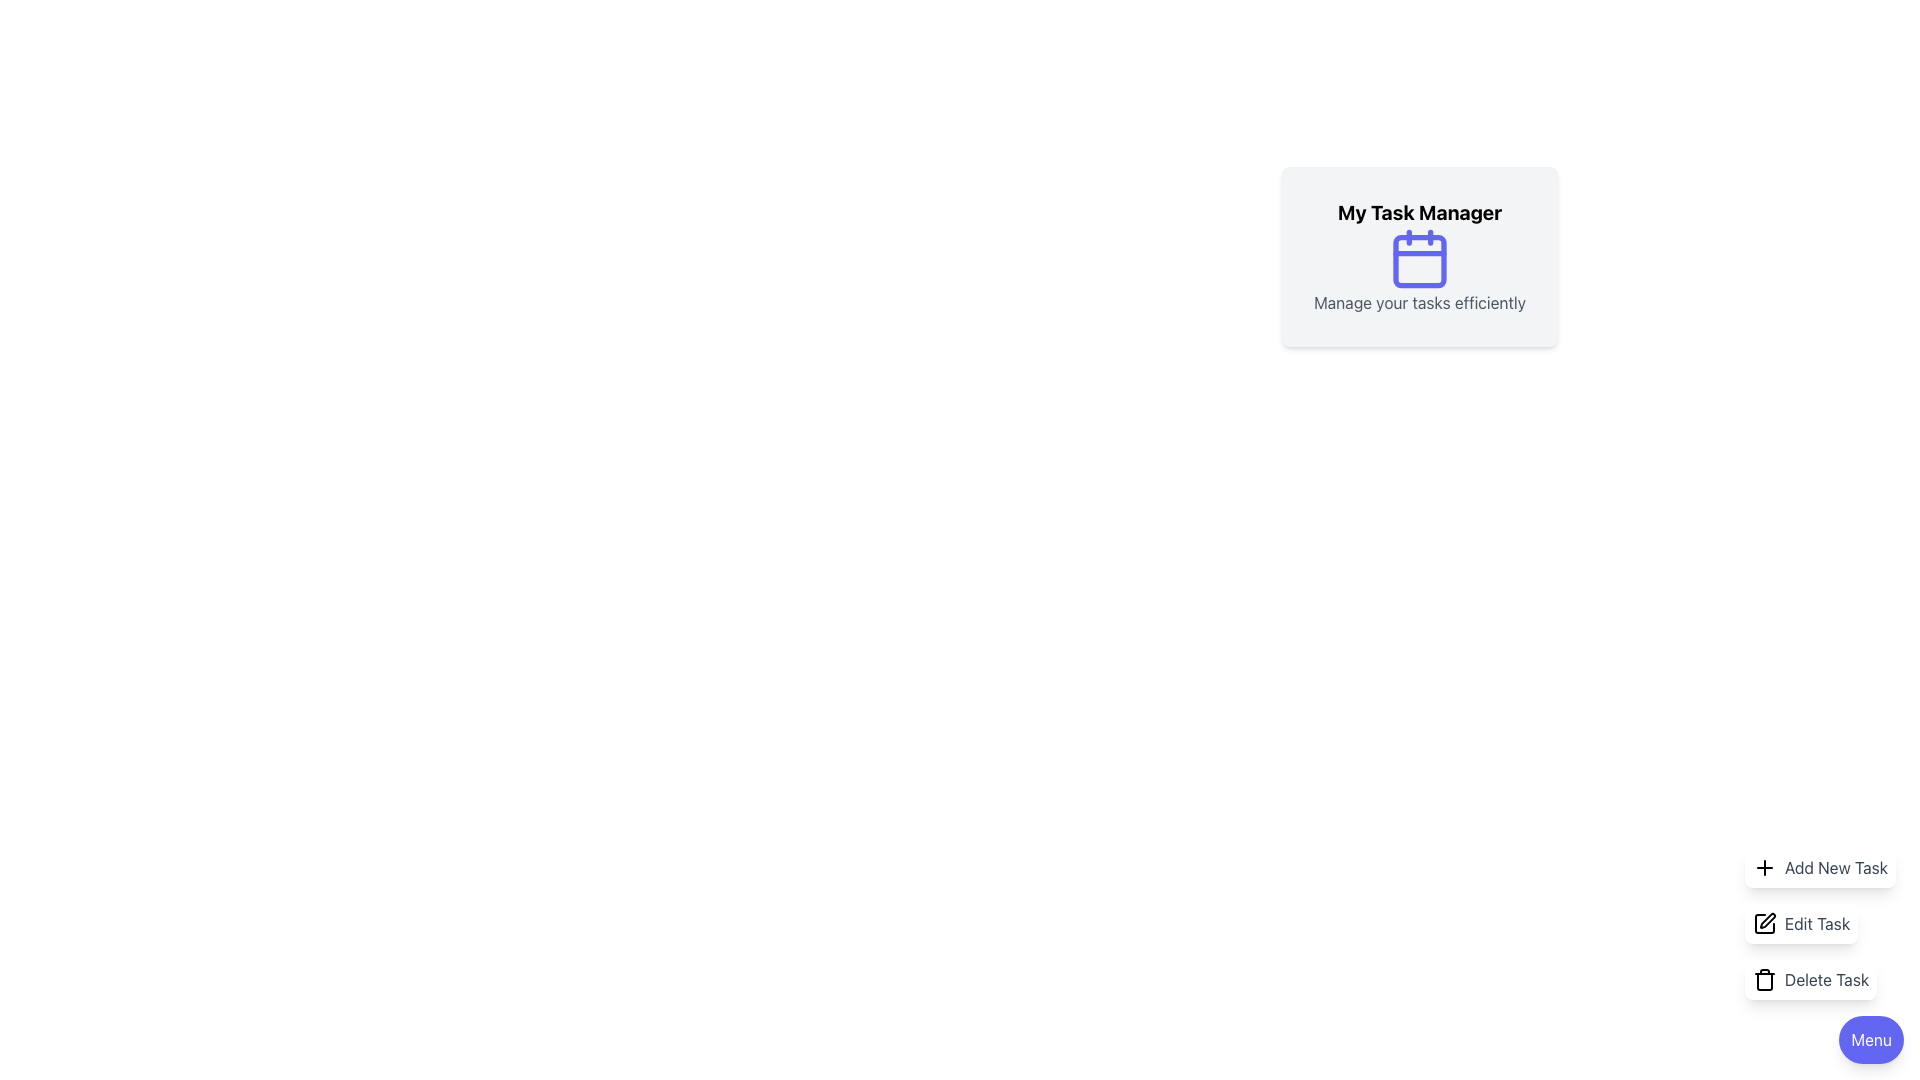 The image size is (1920, 1080). I want to click on the rectangular body of the trash can icon located to the left of the 'Delete Task' text, so click(1765, 981).